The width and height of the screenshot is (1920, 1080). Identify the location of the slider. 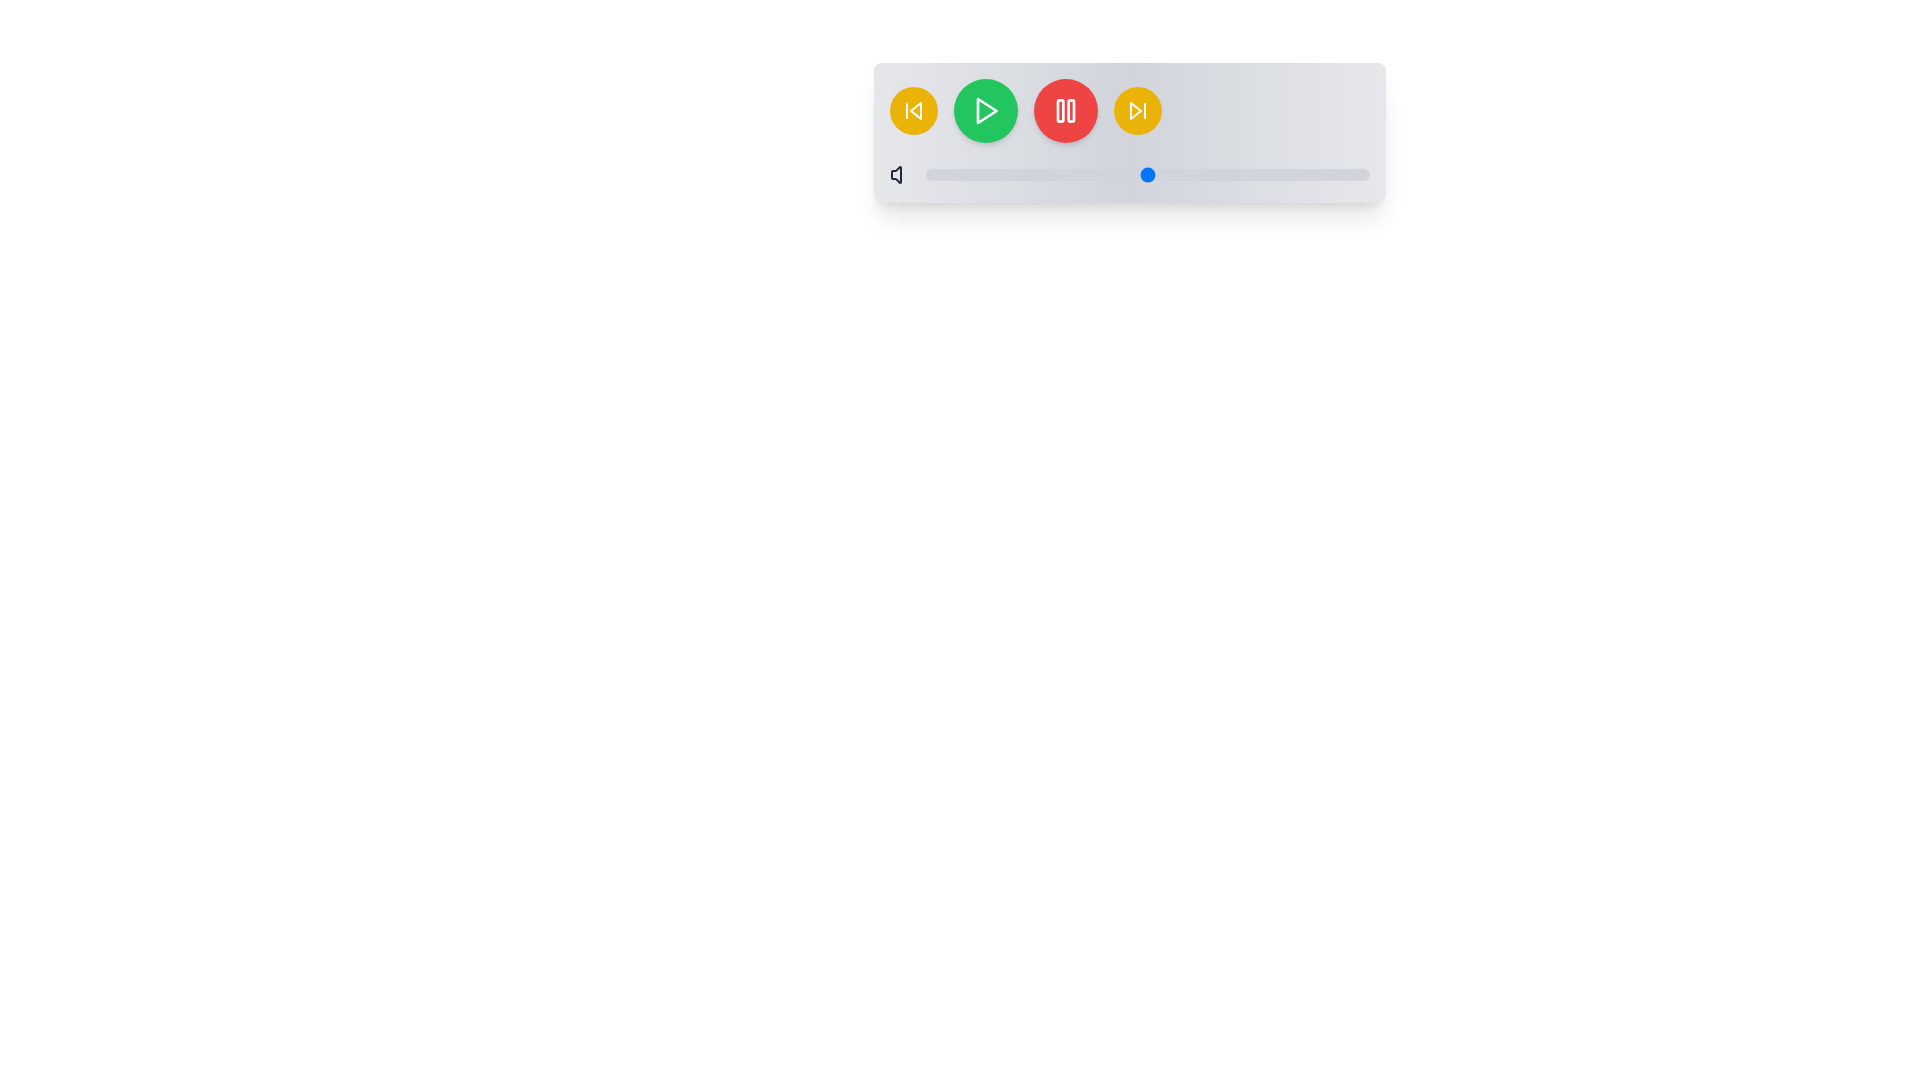
(1014, 173).